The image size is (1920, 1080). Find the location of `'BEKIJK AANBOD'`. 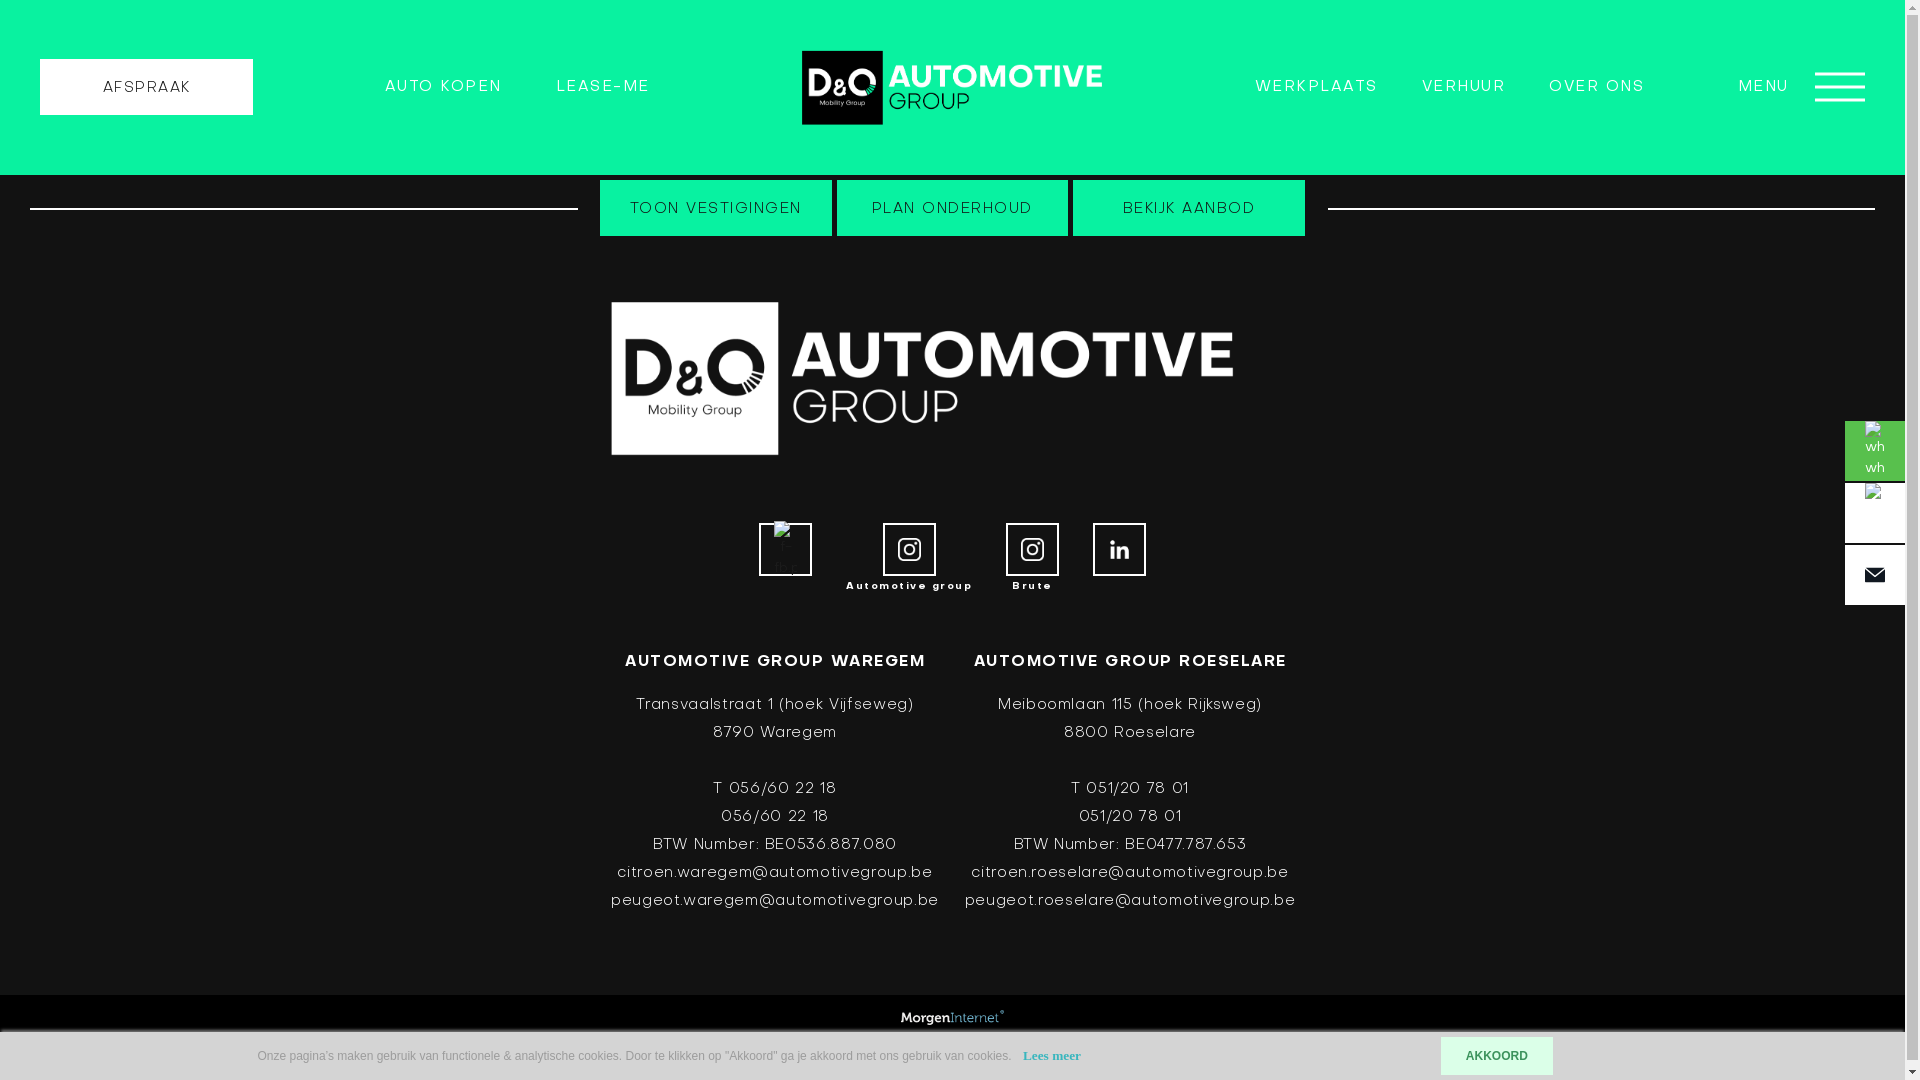

'BEKIJK AANBOD' is located at coordinates (1189, 208).